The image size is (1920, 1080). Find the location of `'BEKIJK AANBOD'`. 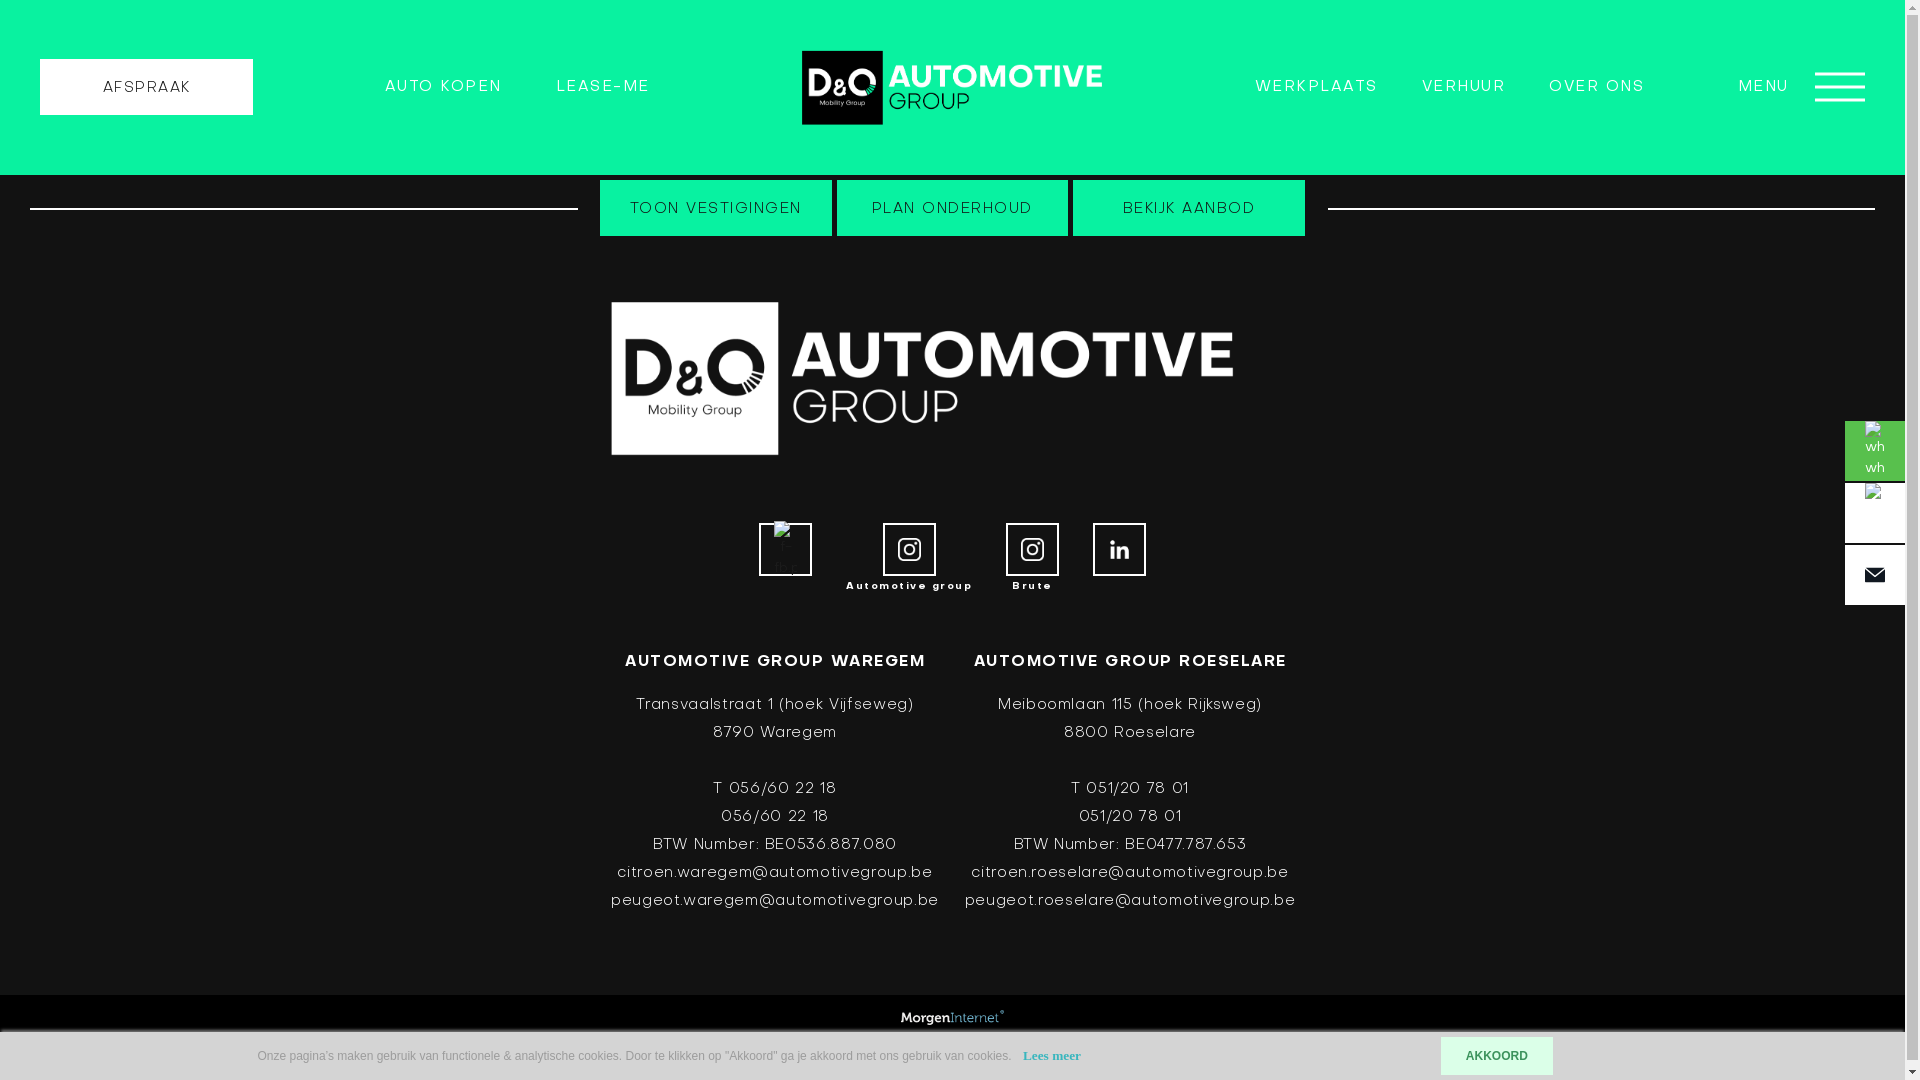

'BEKIJK AANBOD' is located at coordinates (1189, 208).